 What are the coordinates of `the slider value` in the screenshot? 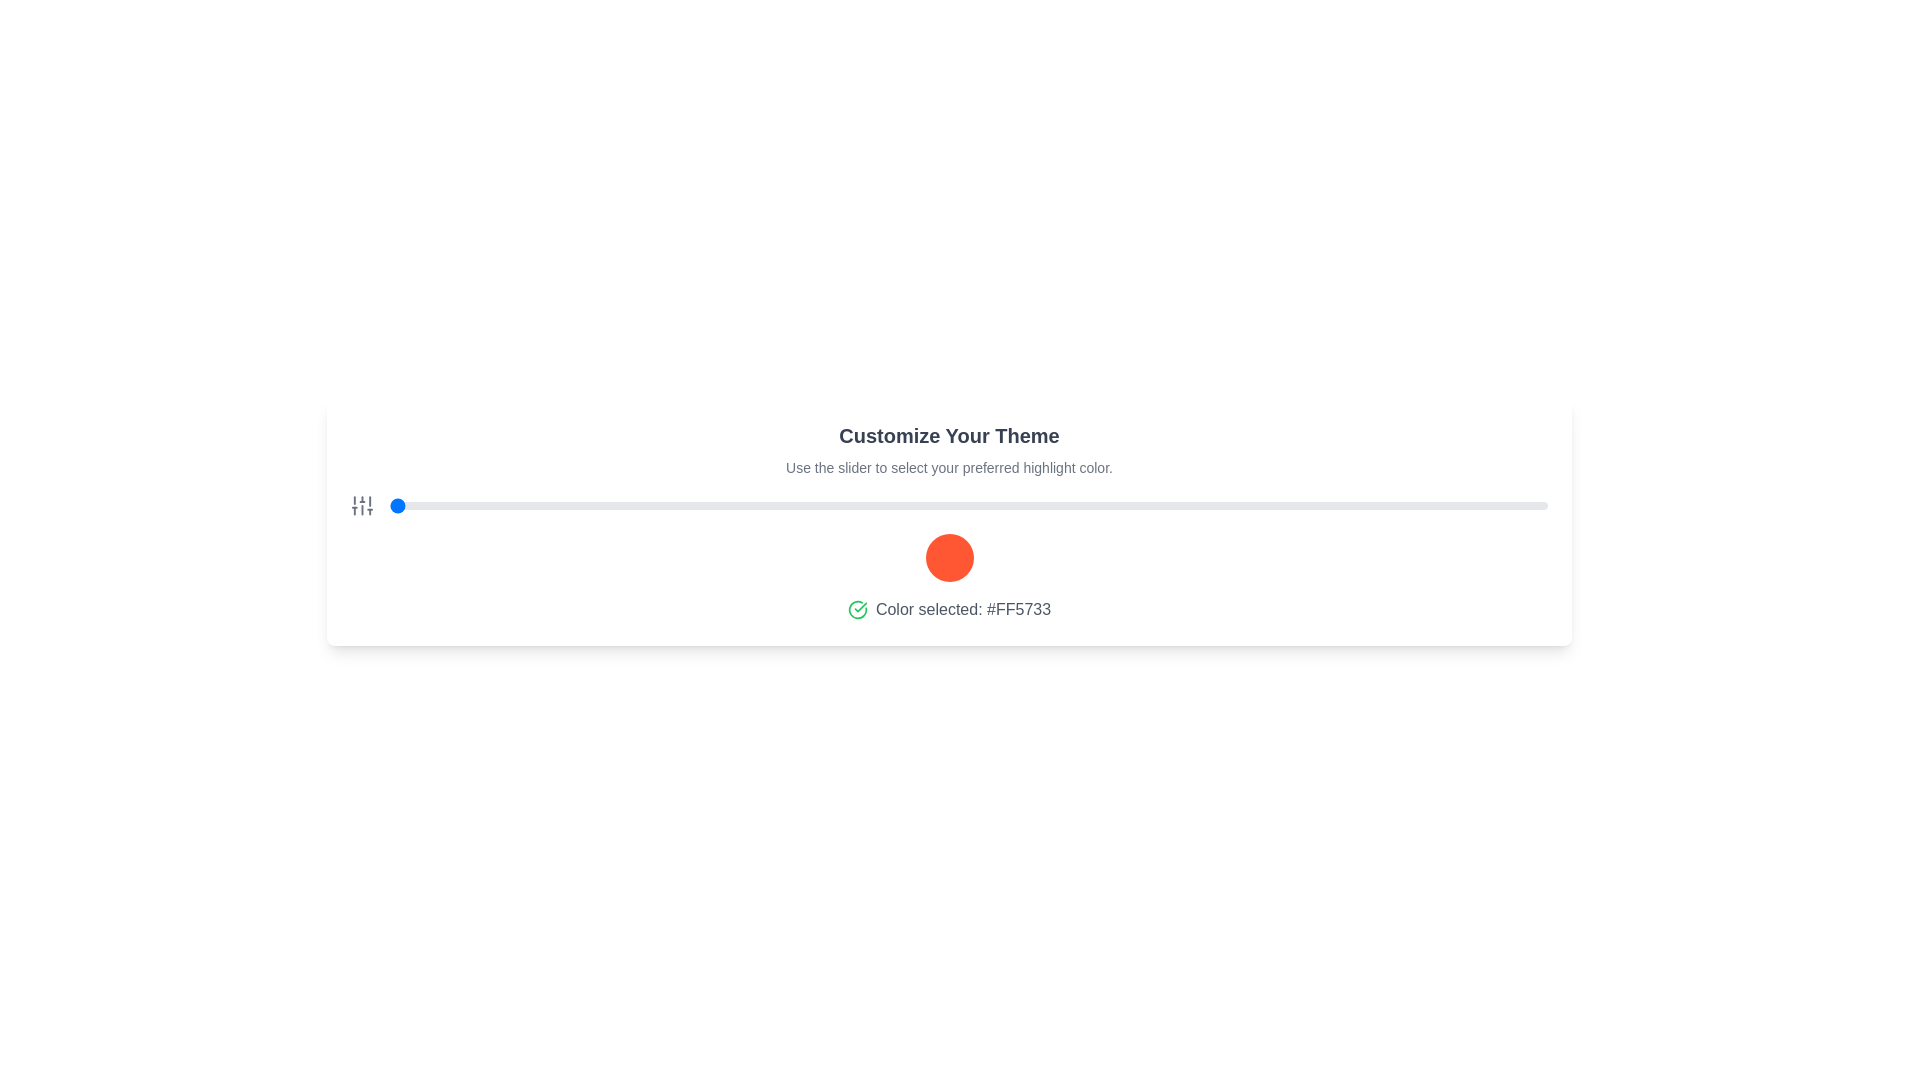 It's located at (1499, 504).